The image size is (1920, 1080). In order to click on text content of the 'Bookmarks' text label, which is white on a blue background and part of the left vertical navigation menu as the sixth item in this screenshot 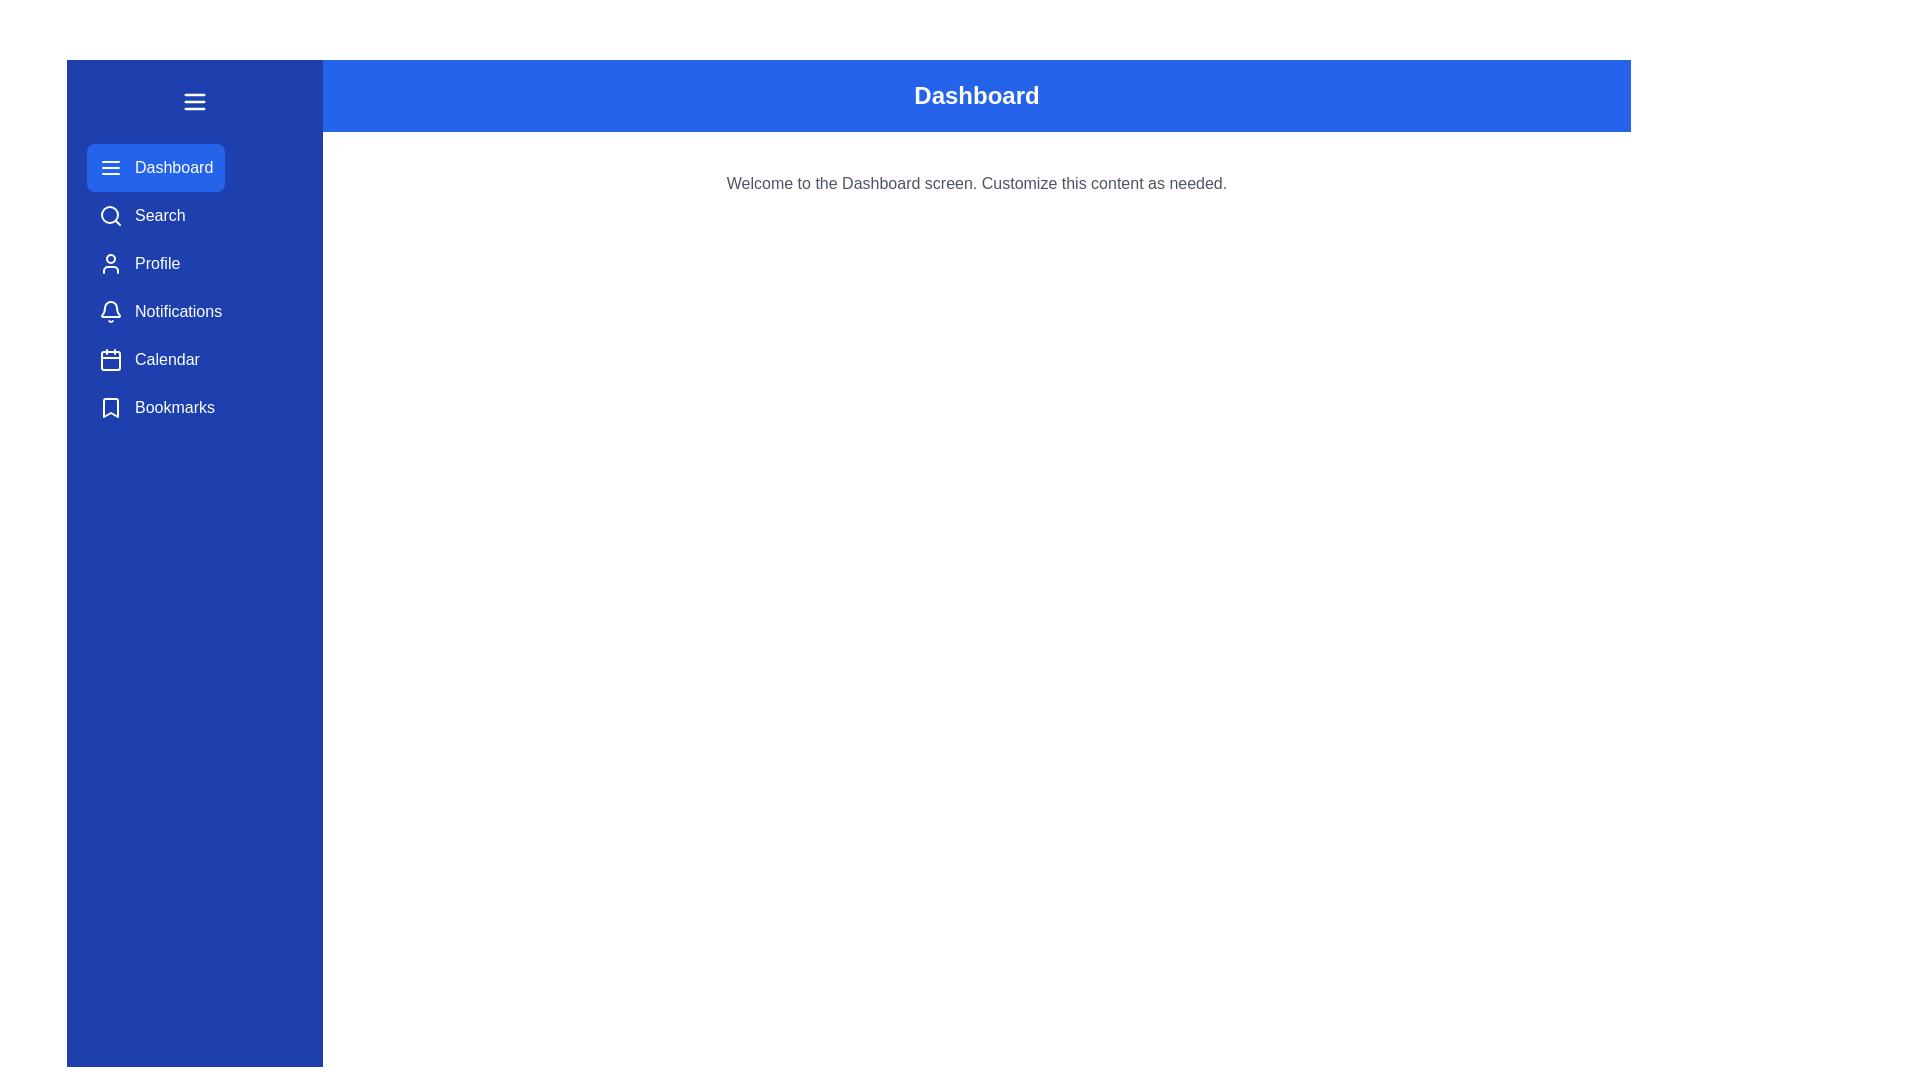, I will do `click(175, 407)`.